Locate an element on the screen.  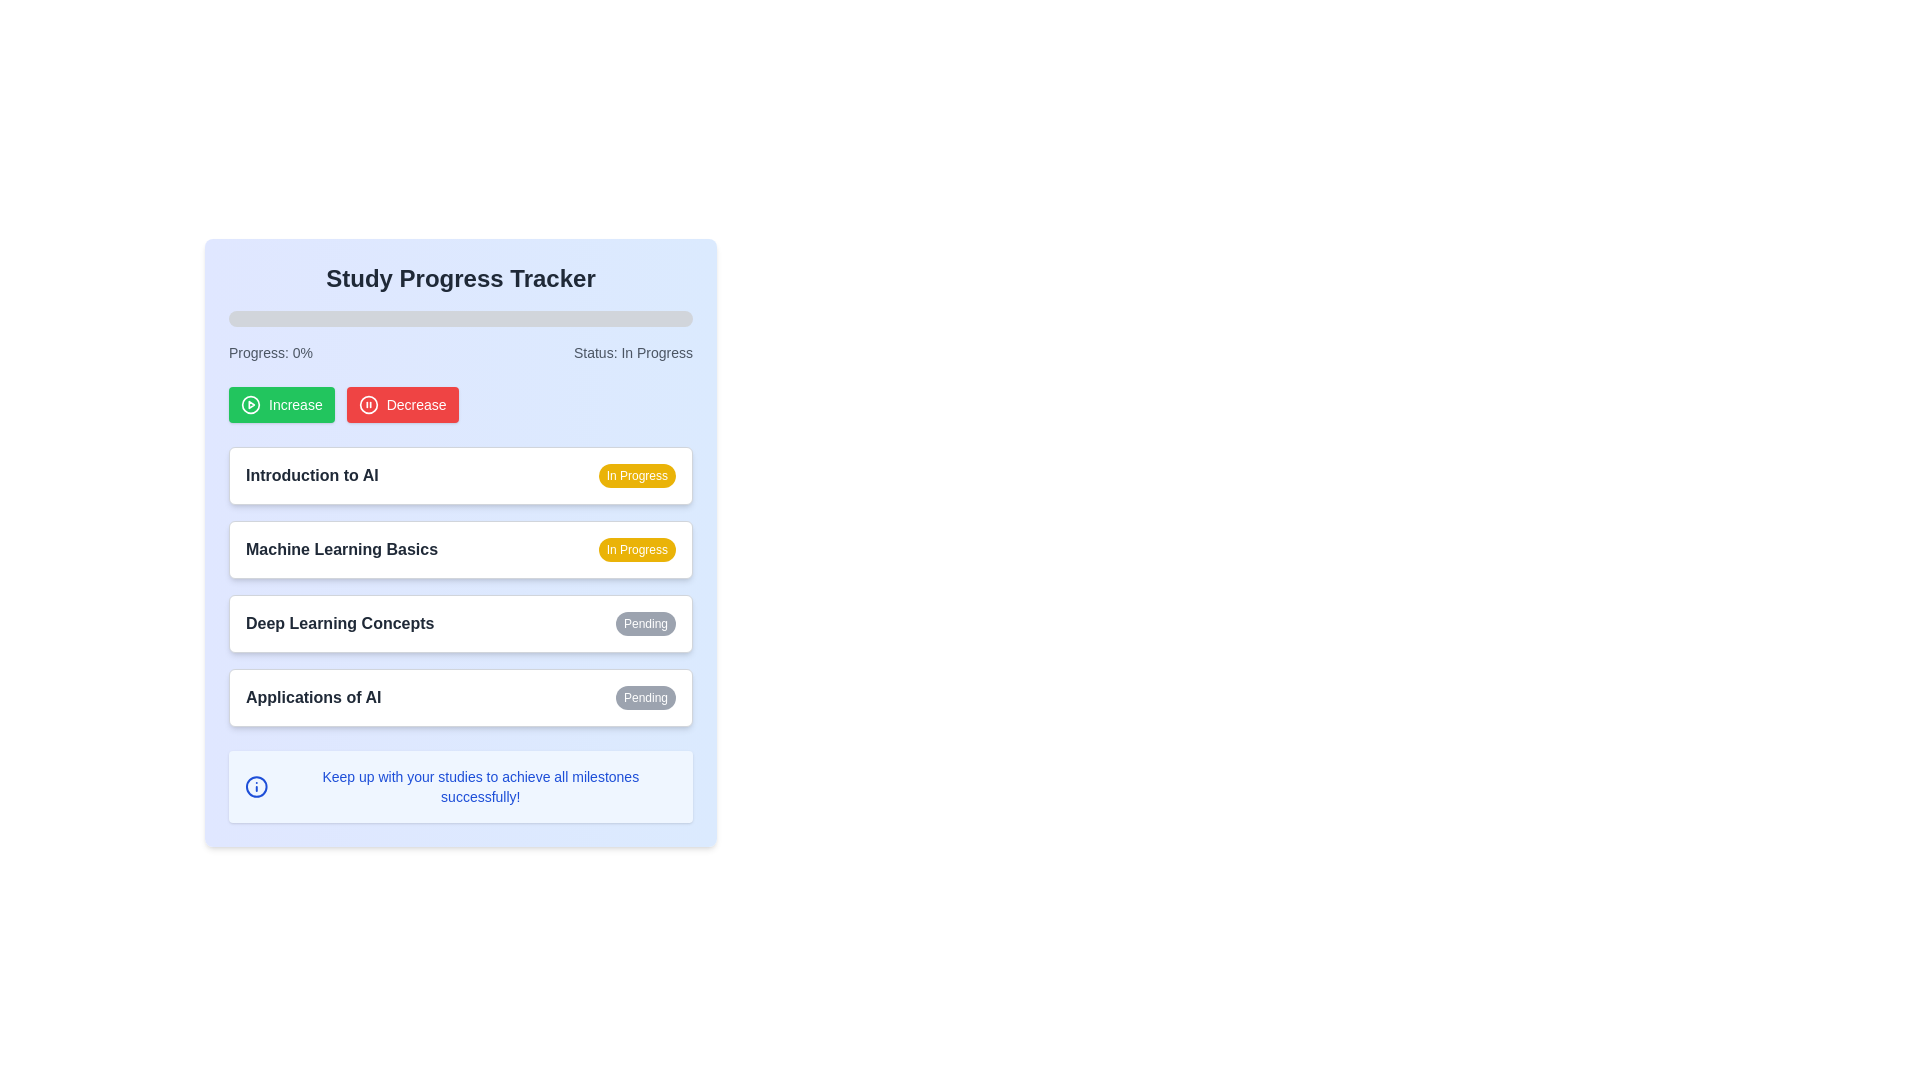
the text label reading 'Status: In Progress', which is styled in light gray on a light blue background and located in the top-right section of the interface is located at coordinates (632, 352).